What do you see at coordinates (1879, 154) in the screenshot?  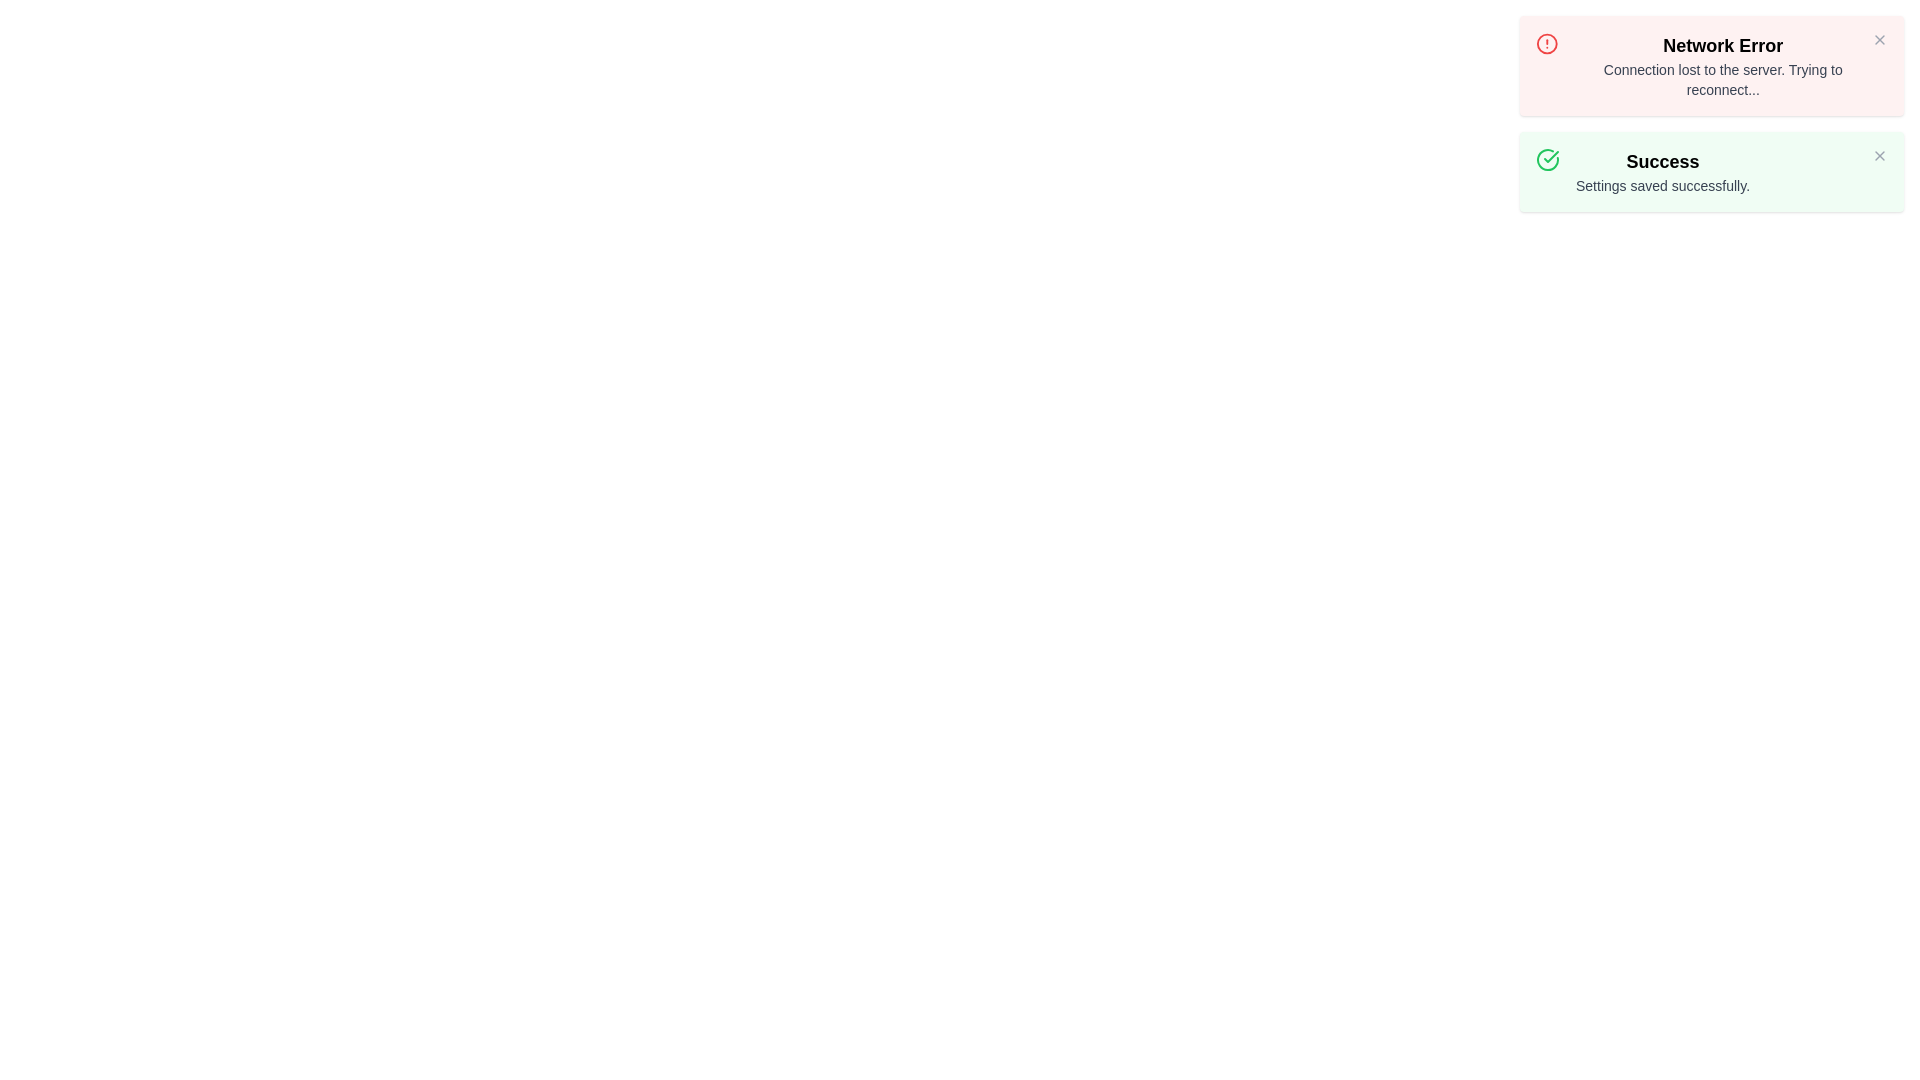 I see `the close button located in the top-right corner of the notification box that displays the message starting with 'Success' and the description 'Settings saved successfully.'` at bounding box center [1879, 154].